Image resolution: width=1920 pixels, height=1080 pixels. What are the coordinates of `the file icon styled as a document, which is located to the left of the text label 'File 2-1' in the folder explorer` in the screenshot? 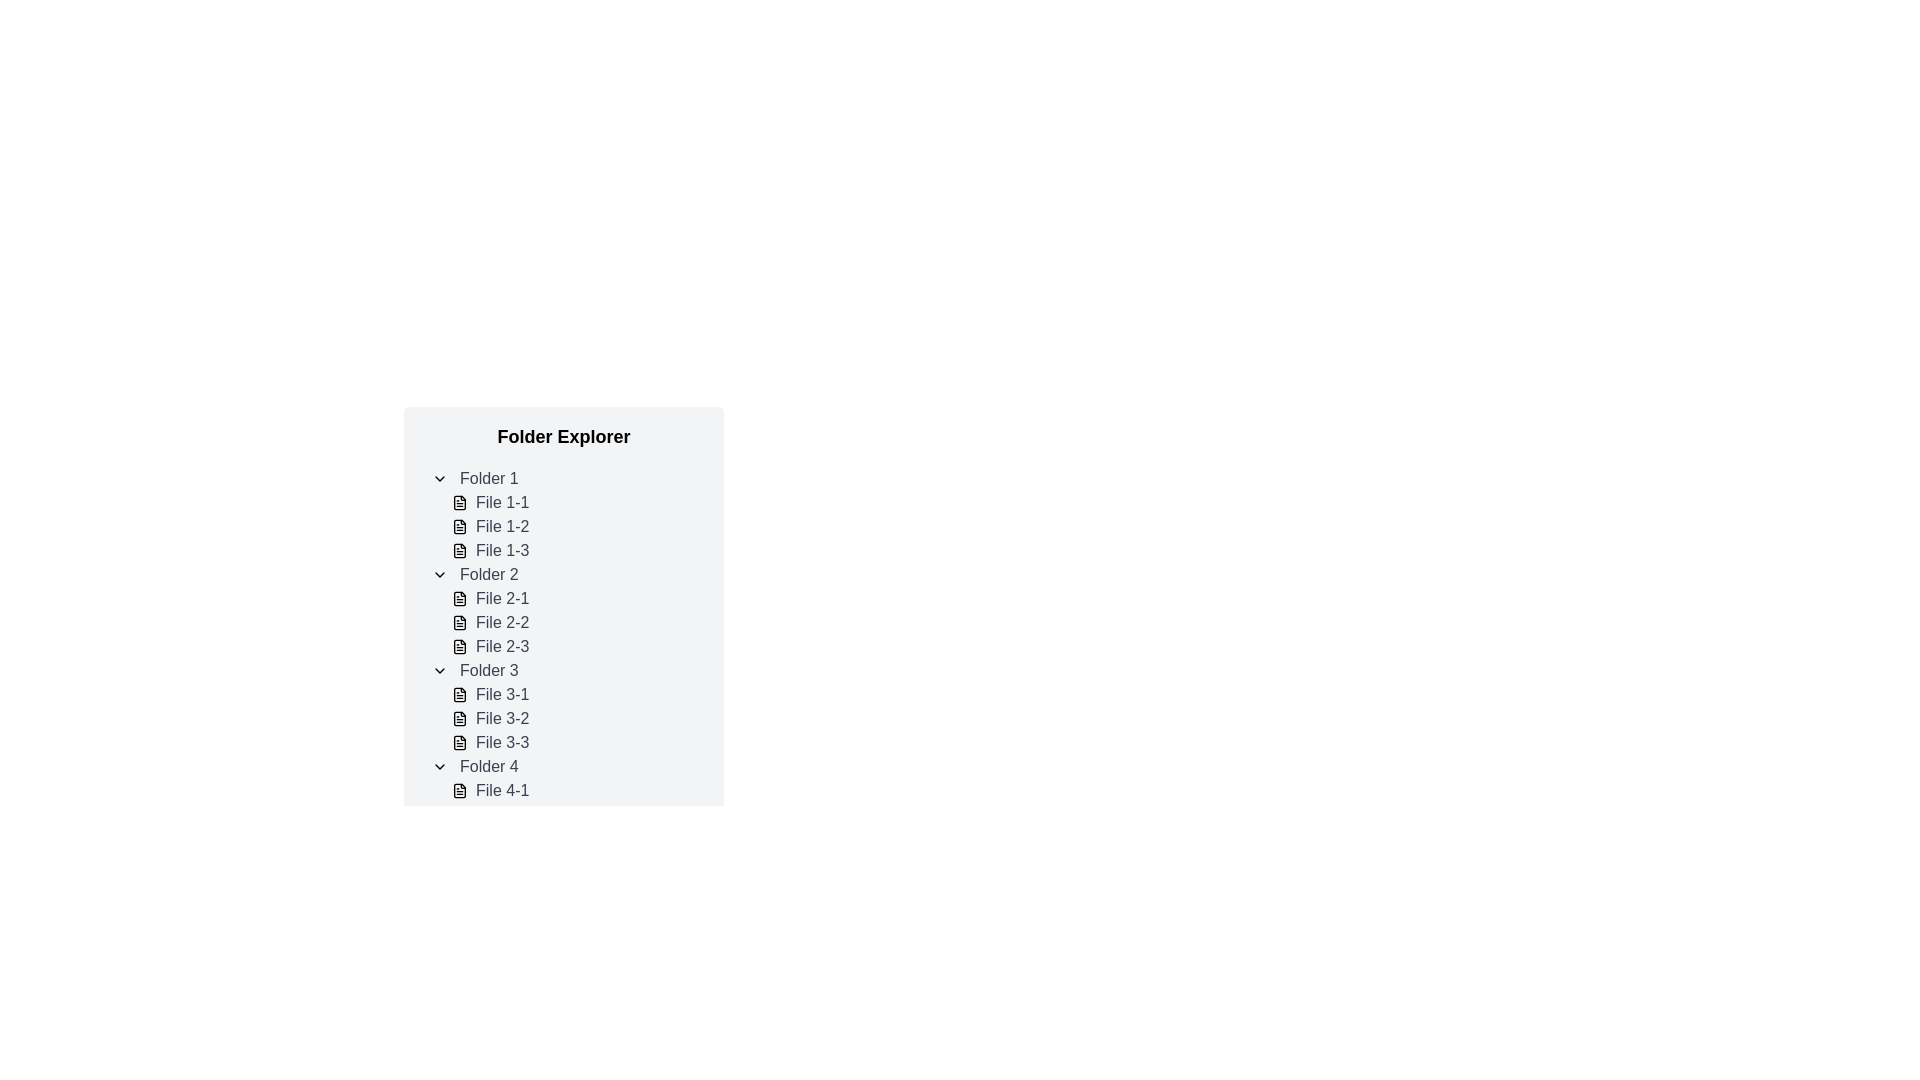 It's located at (459, 597).